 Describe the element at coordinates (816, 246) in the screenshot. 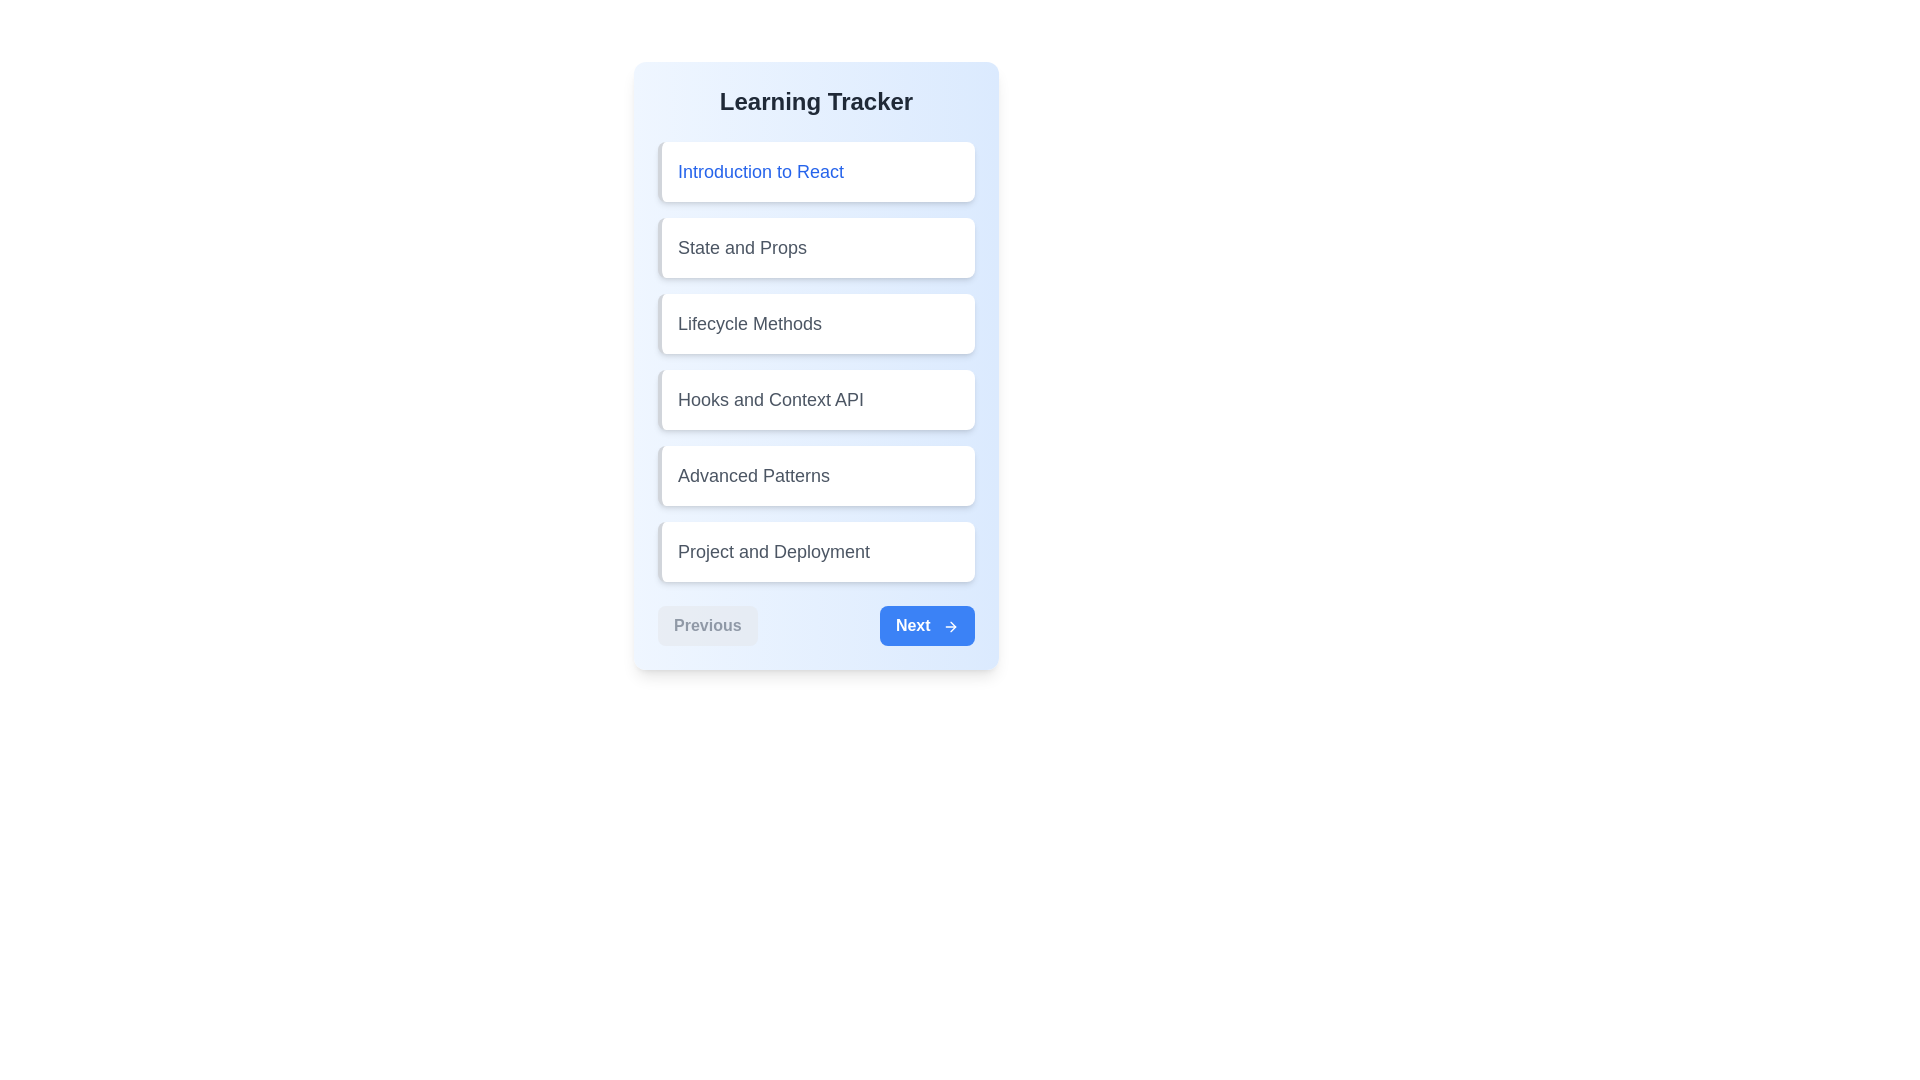

I see `the lesson titled 'State and Props' to select it` at that location.